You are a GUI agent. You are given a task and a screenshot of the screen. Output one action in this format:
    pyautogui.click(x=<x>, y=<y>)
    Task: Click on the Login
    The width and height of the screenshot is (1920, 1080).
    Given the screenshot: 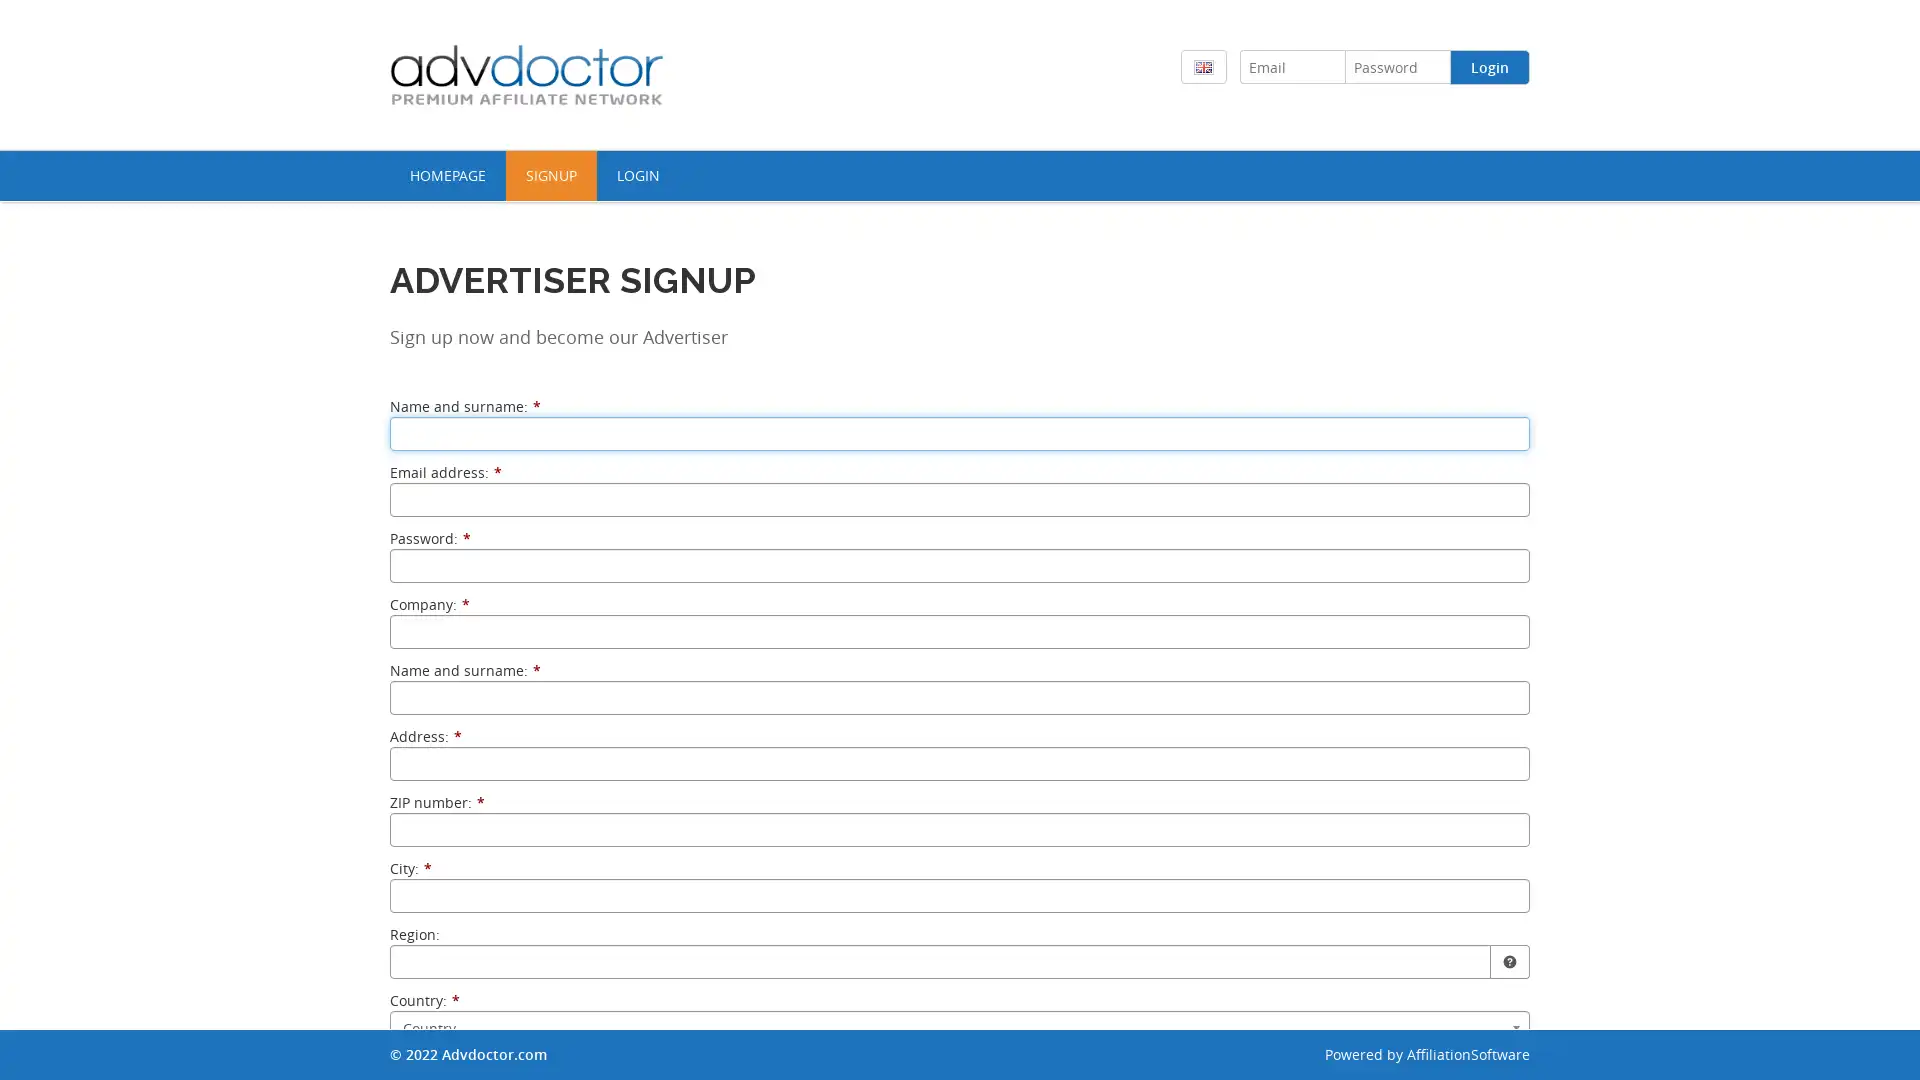 What is the action you would take?
    pyautogui.click(x=1489, y=66)
    